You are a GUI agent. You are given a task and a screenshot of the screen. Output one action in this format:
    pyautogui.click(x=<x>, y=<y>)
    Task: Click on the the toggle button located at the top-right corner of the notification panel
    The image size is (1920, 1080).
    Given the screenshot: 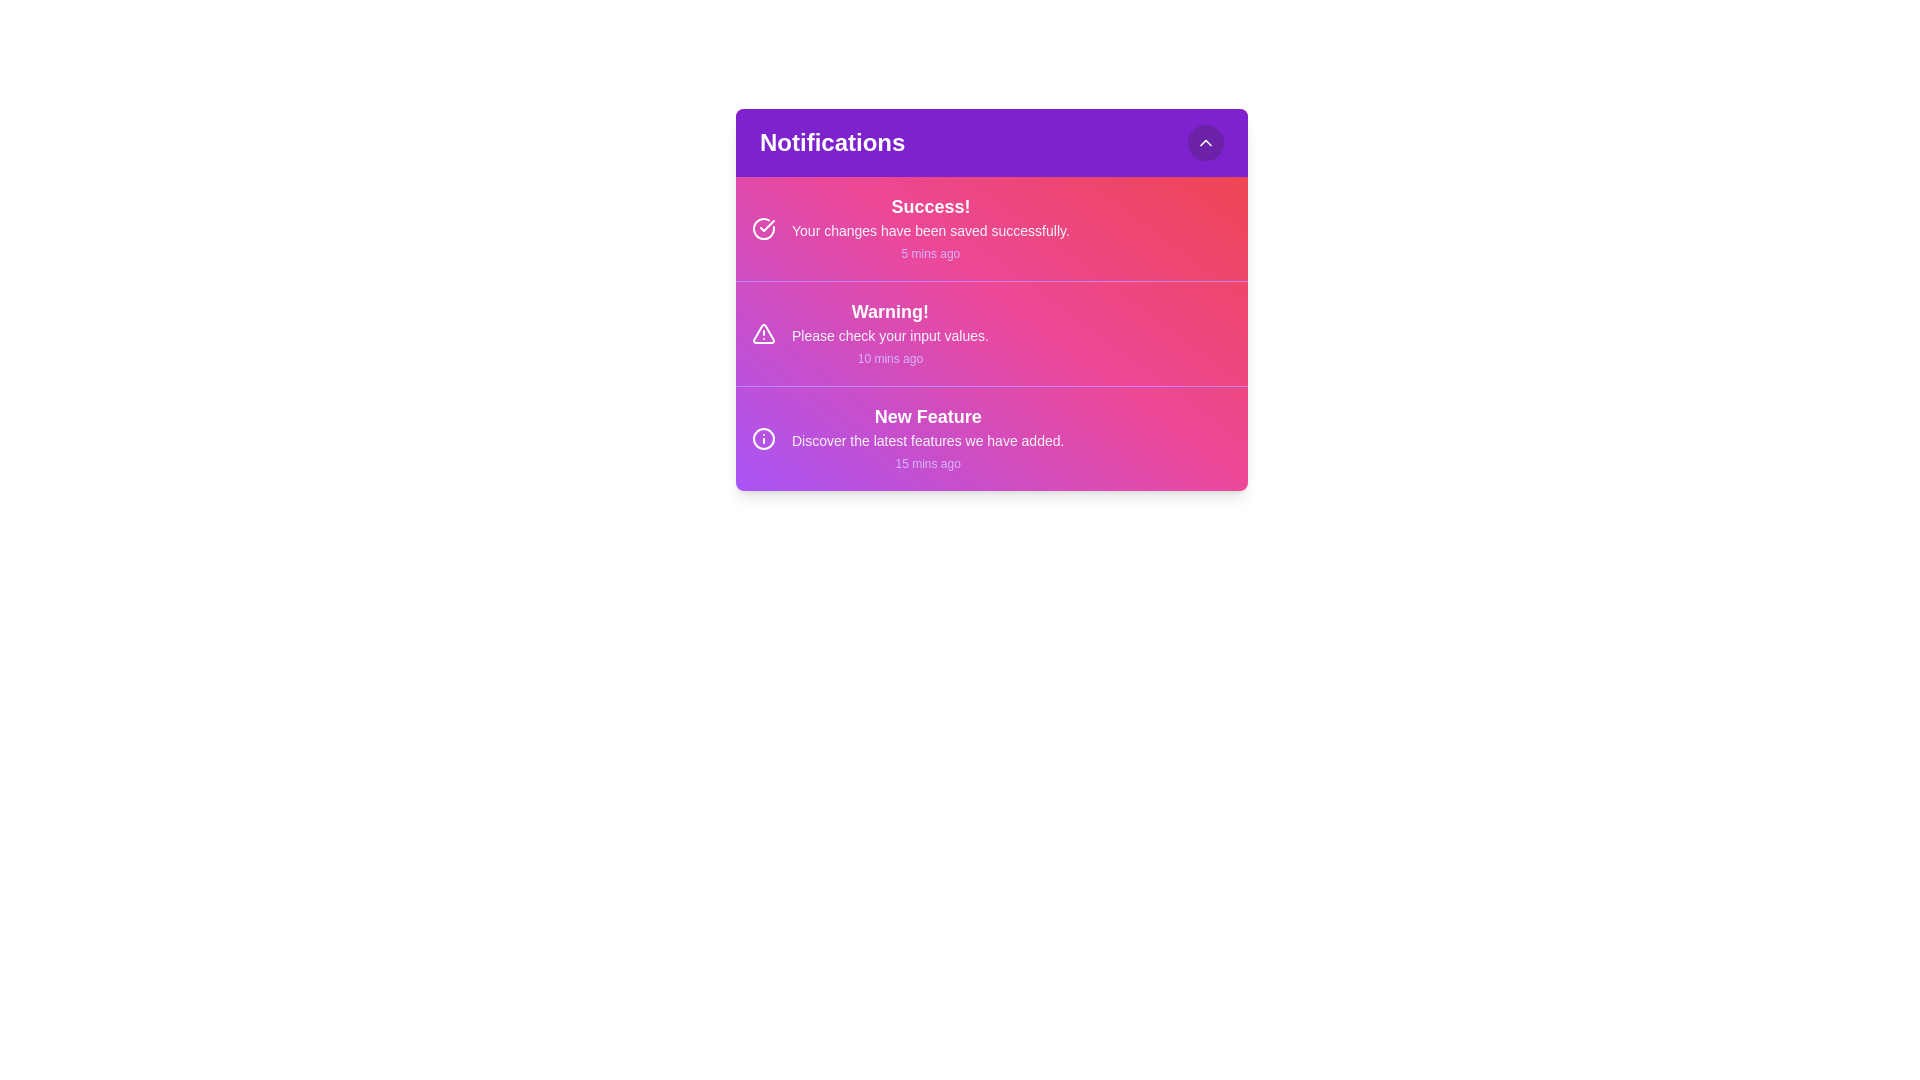 What is the action you would take?
    pyautogui.click(x=1204, y=141)
    